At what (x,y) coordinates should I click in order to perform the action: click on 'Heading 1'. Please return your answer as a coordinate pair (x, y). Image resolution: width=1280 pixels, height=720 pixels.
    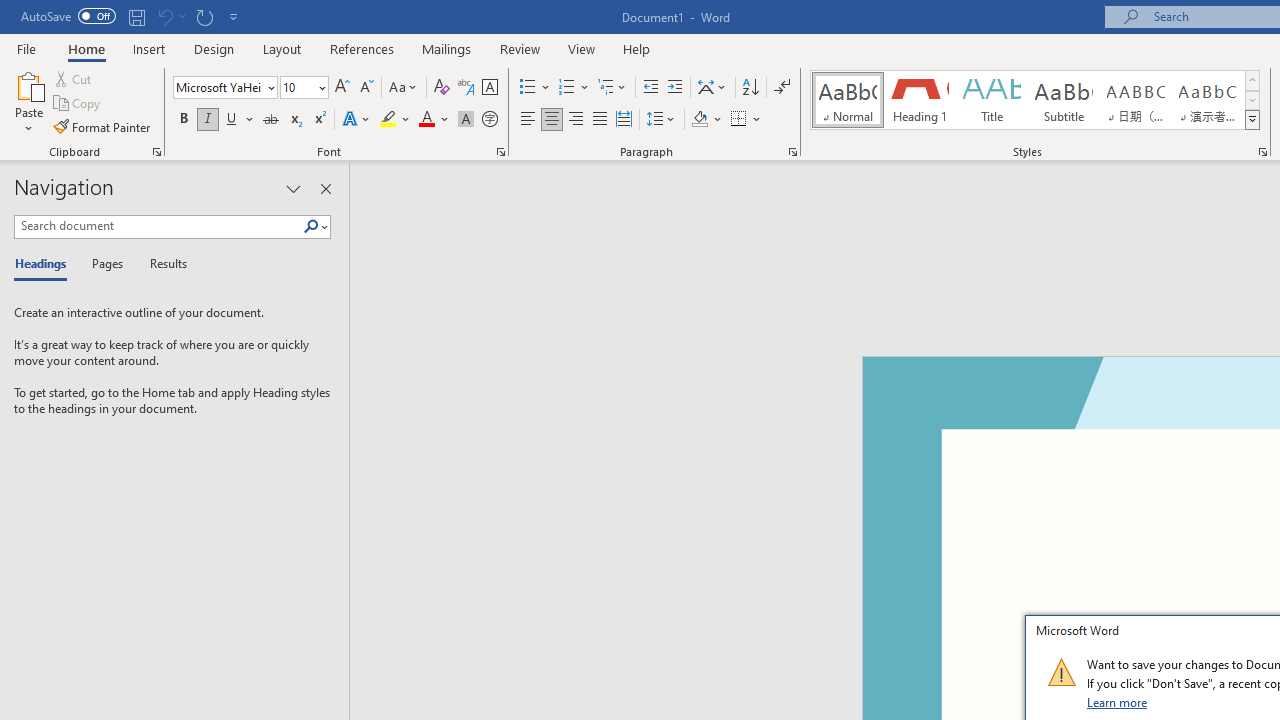
    Looking at the image, I should click on (919, 100).